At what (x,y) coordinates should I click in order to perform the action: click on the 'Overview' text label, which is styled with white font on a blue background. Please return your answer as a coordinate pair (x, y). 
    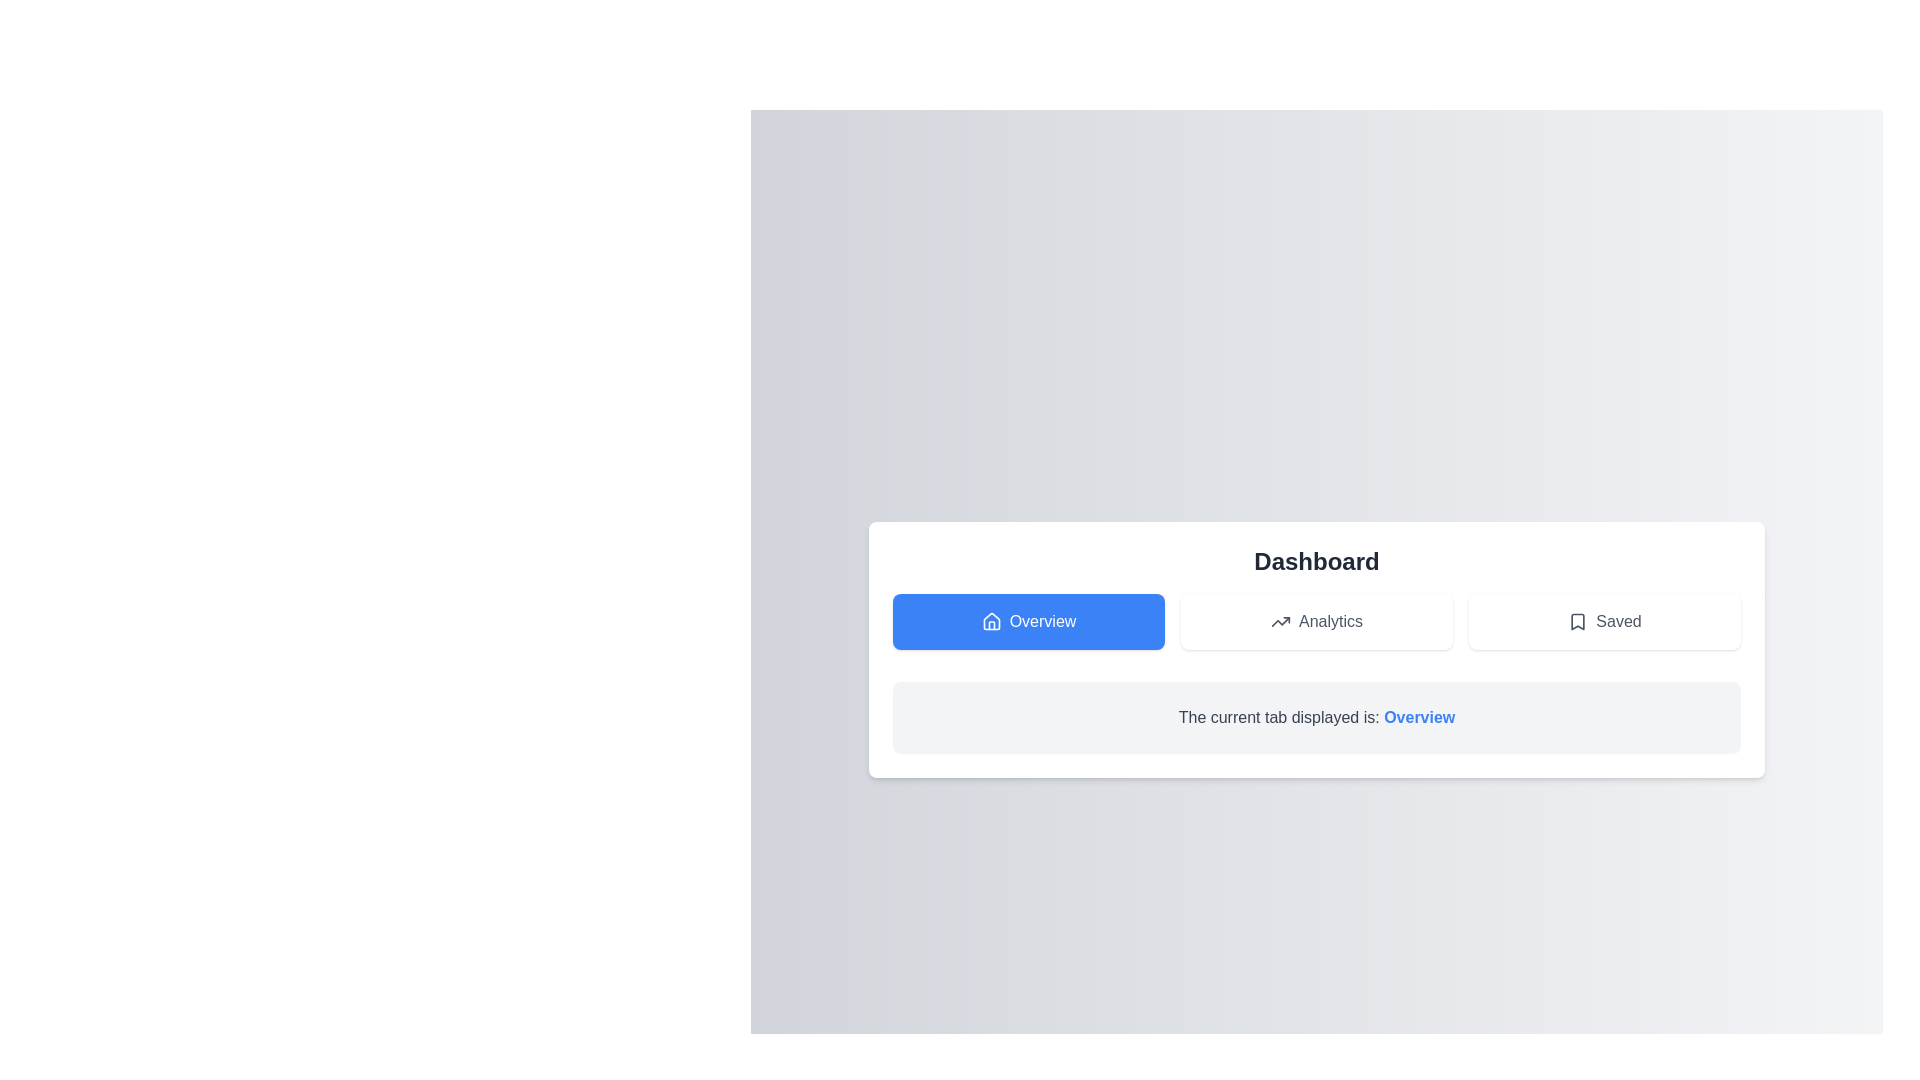
    Looking at the image, I should click on (1041, 620).